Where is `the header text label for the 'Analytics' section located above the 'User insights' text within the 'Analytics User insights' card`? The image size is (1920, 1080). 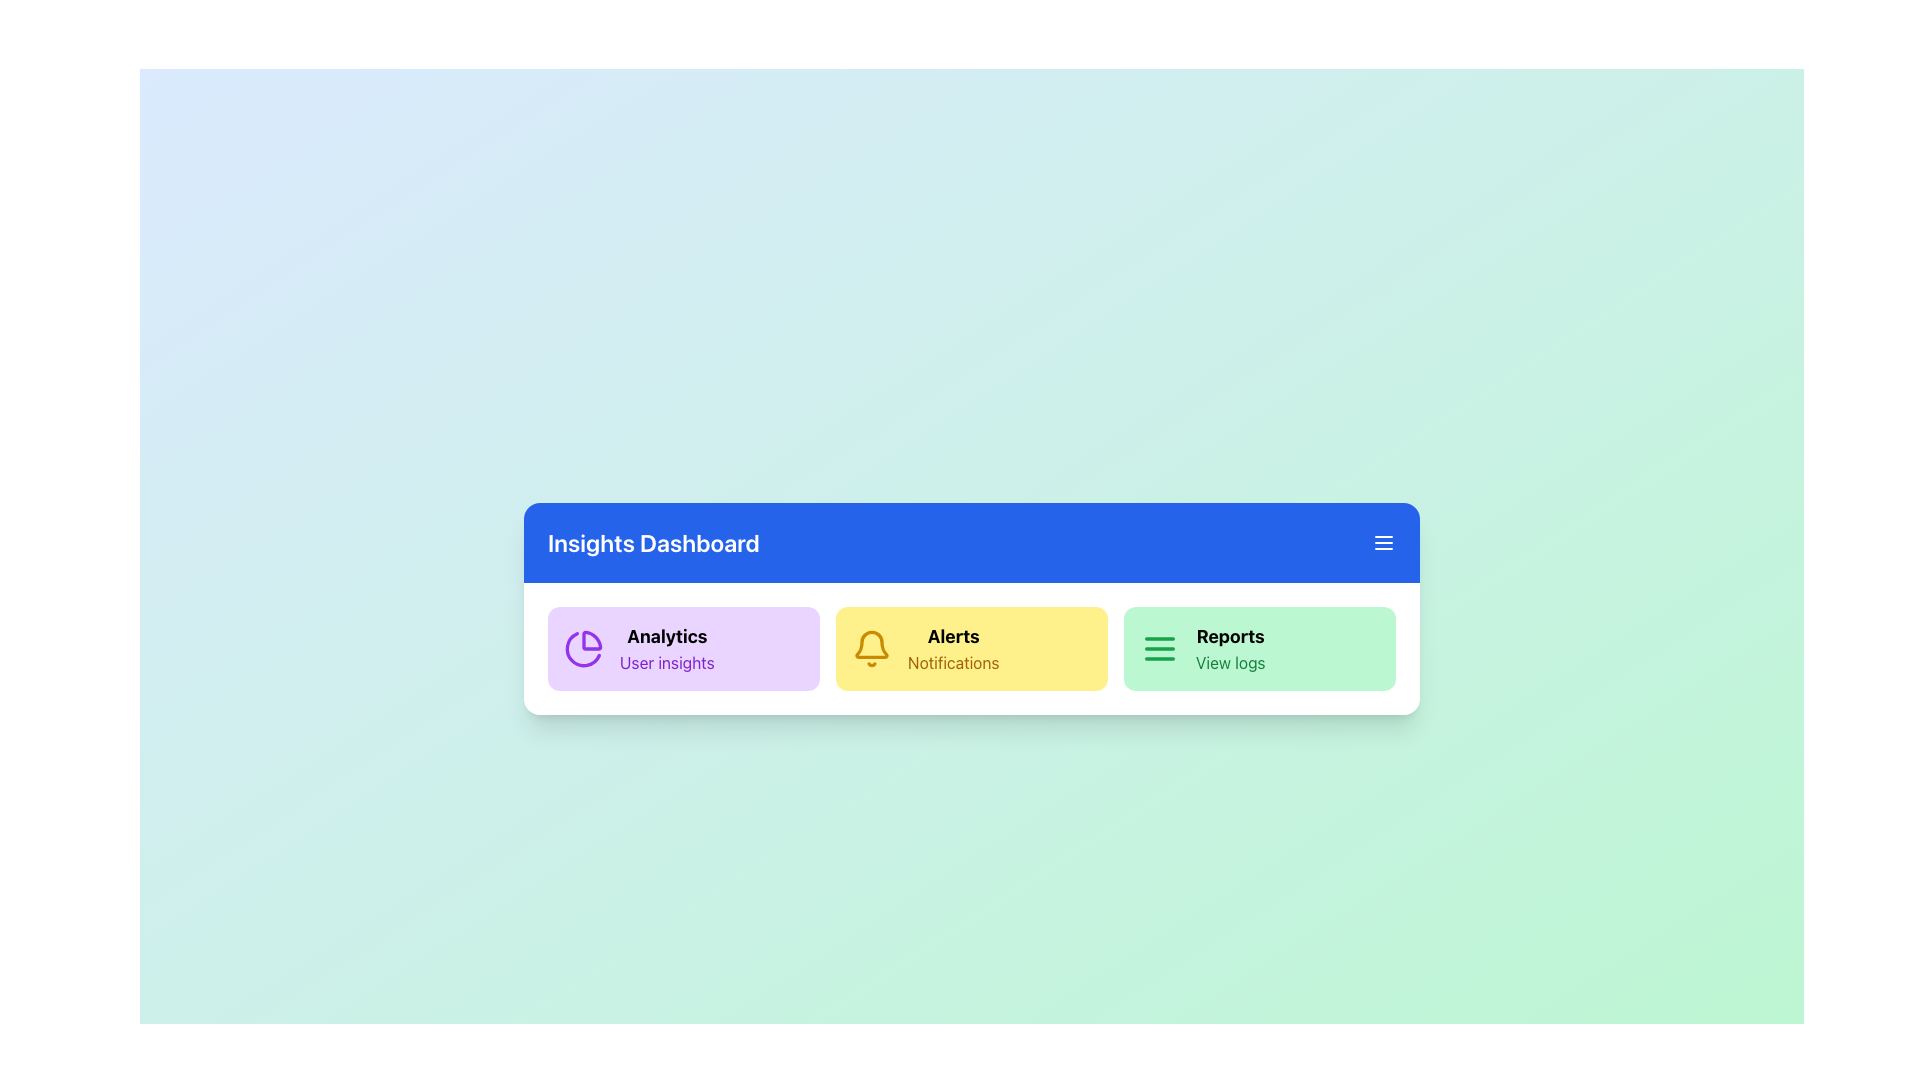 the header text label for the 'Analytics' section located above the 'User insights' text within the 'Analytics User insights' card is located at coordinates (667, 636).